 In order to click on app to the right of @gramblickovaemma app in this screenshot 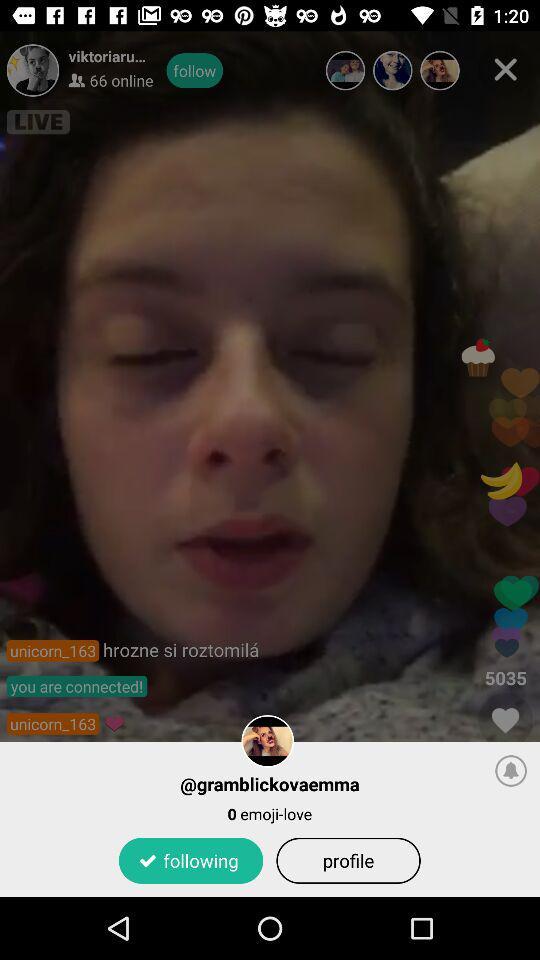, I will do `click(511, 769)`.